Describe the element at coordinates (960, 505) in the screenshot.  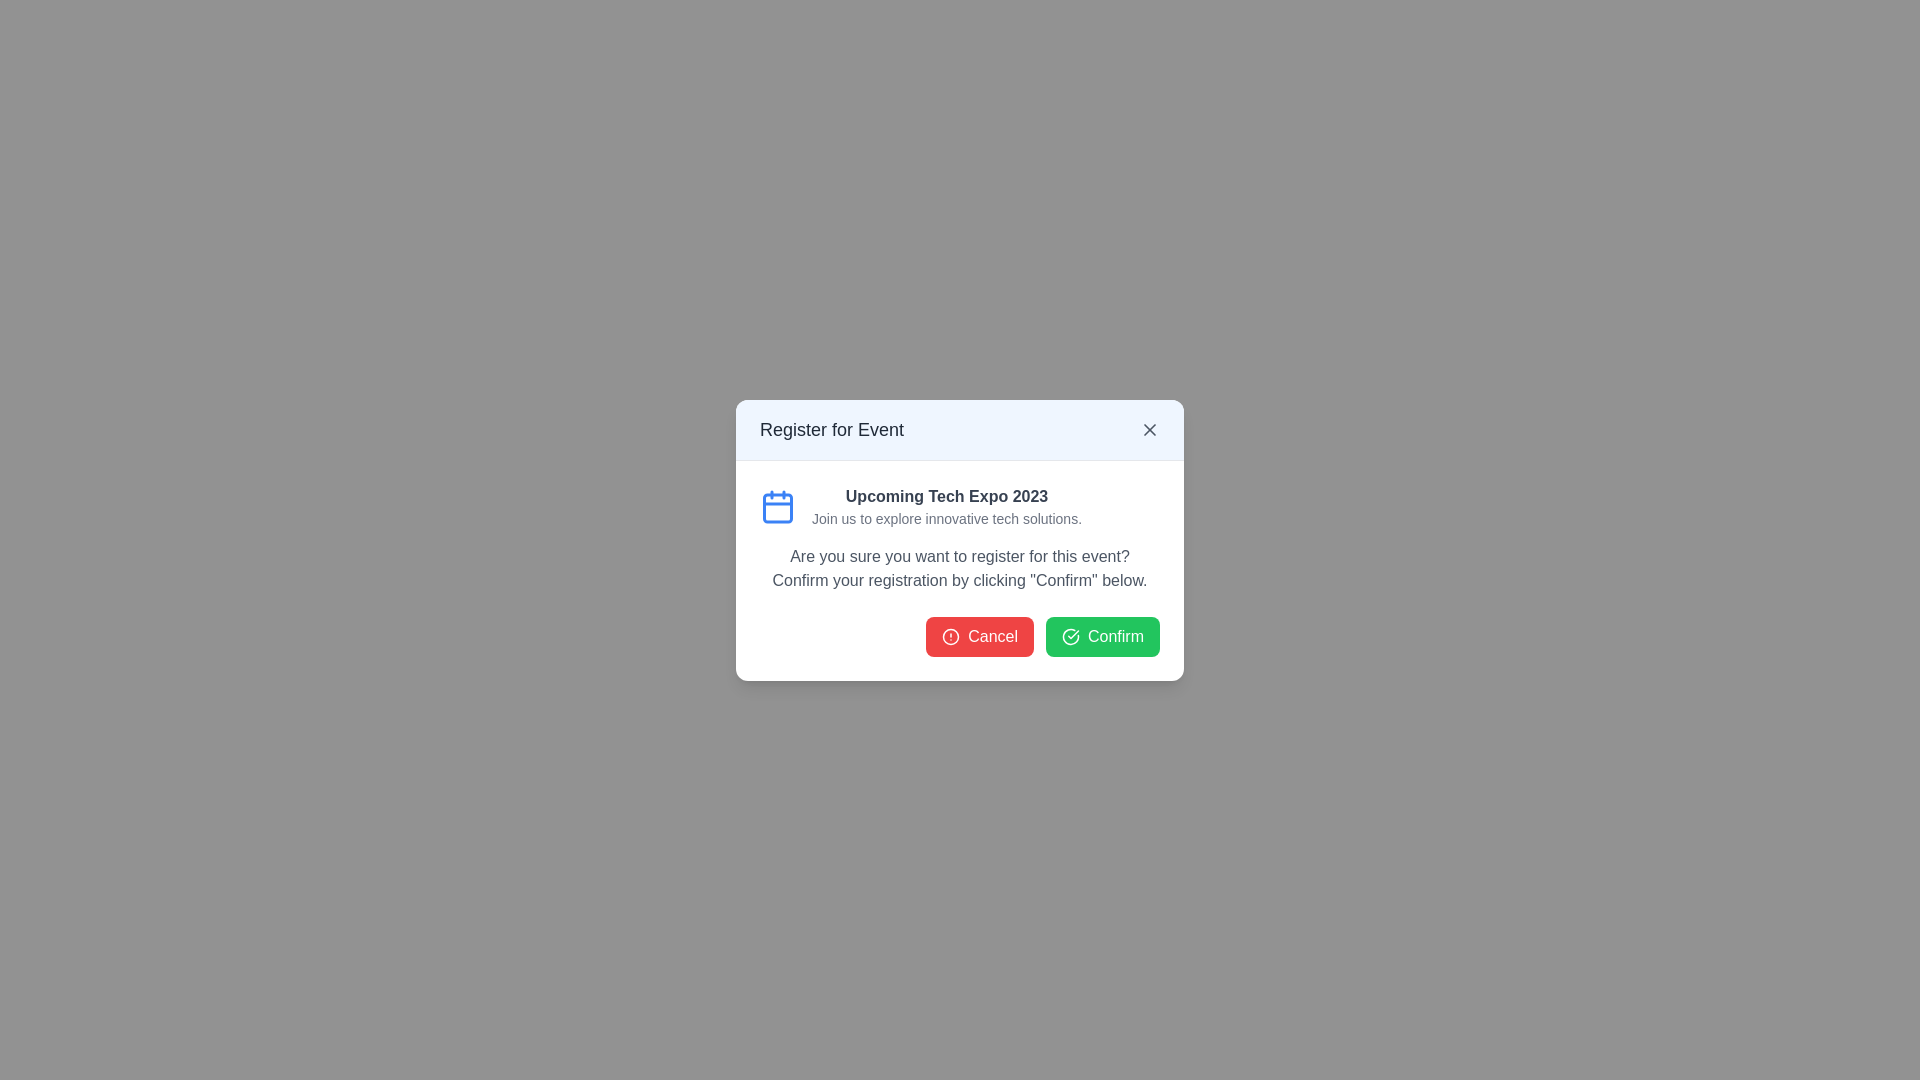
I see `the informational banner titled 'Upcoming Tech Expo 2023' that includes a blue calendar icon and descriptive text, located within the modal box under the title 'Register for Event'` at that location.